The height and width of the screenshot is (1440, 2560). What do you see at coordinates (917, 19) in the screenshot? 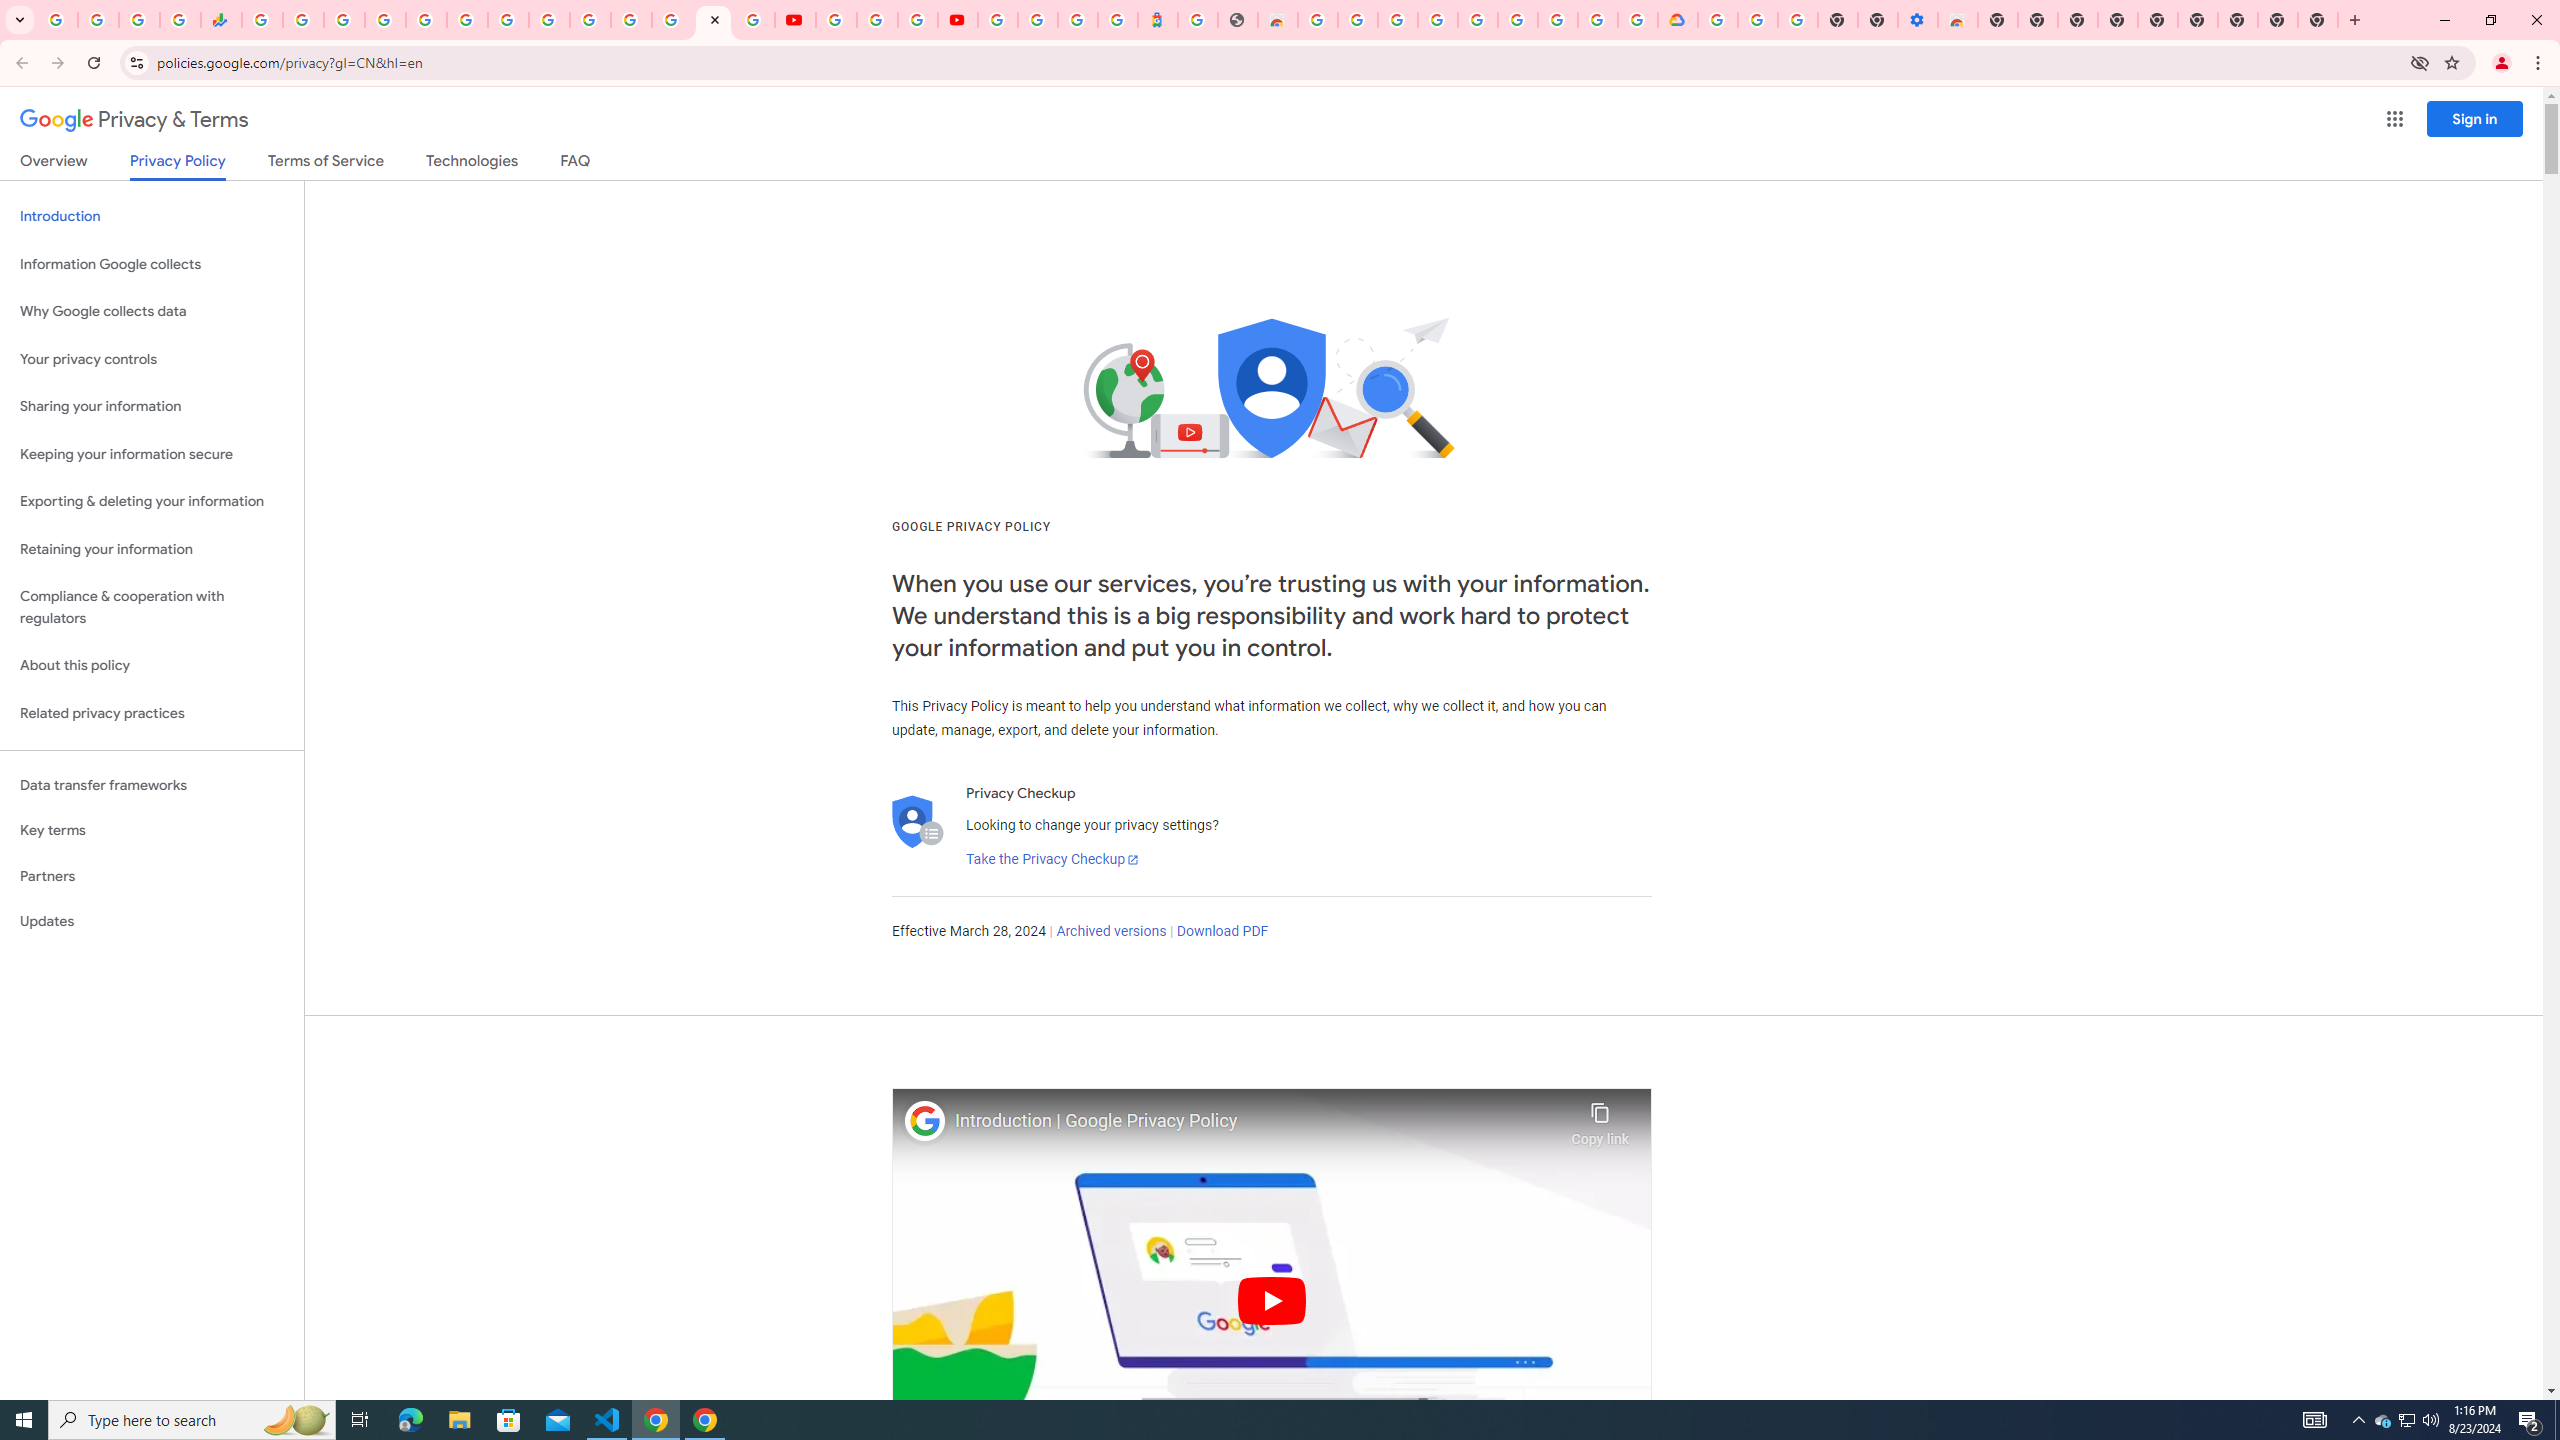
I see `'Create your Google Account'` at bounding box center [917, 19].